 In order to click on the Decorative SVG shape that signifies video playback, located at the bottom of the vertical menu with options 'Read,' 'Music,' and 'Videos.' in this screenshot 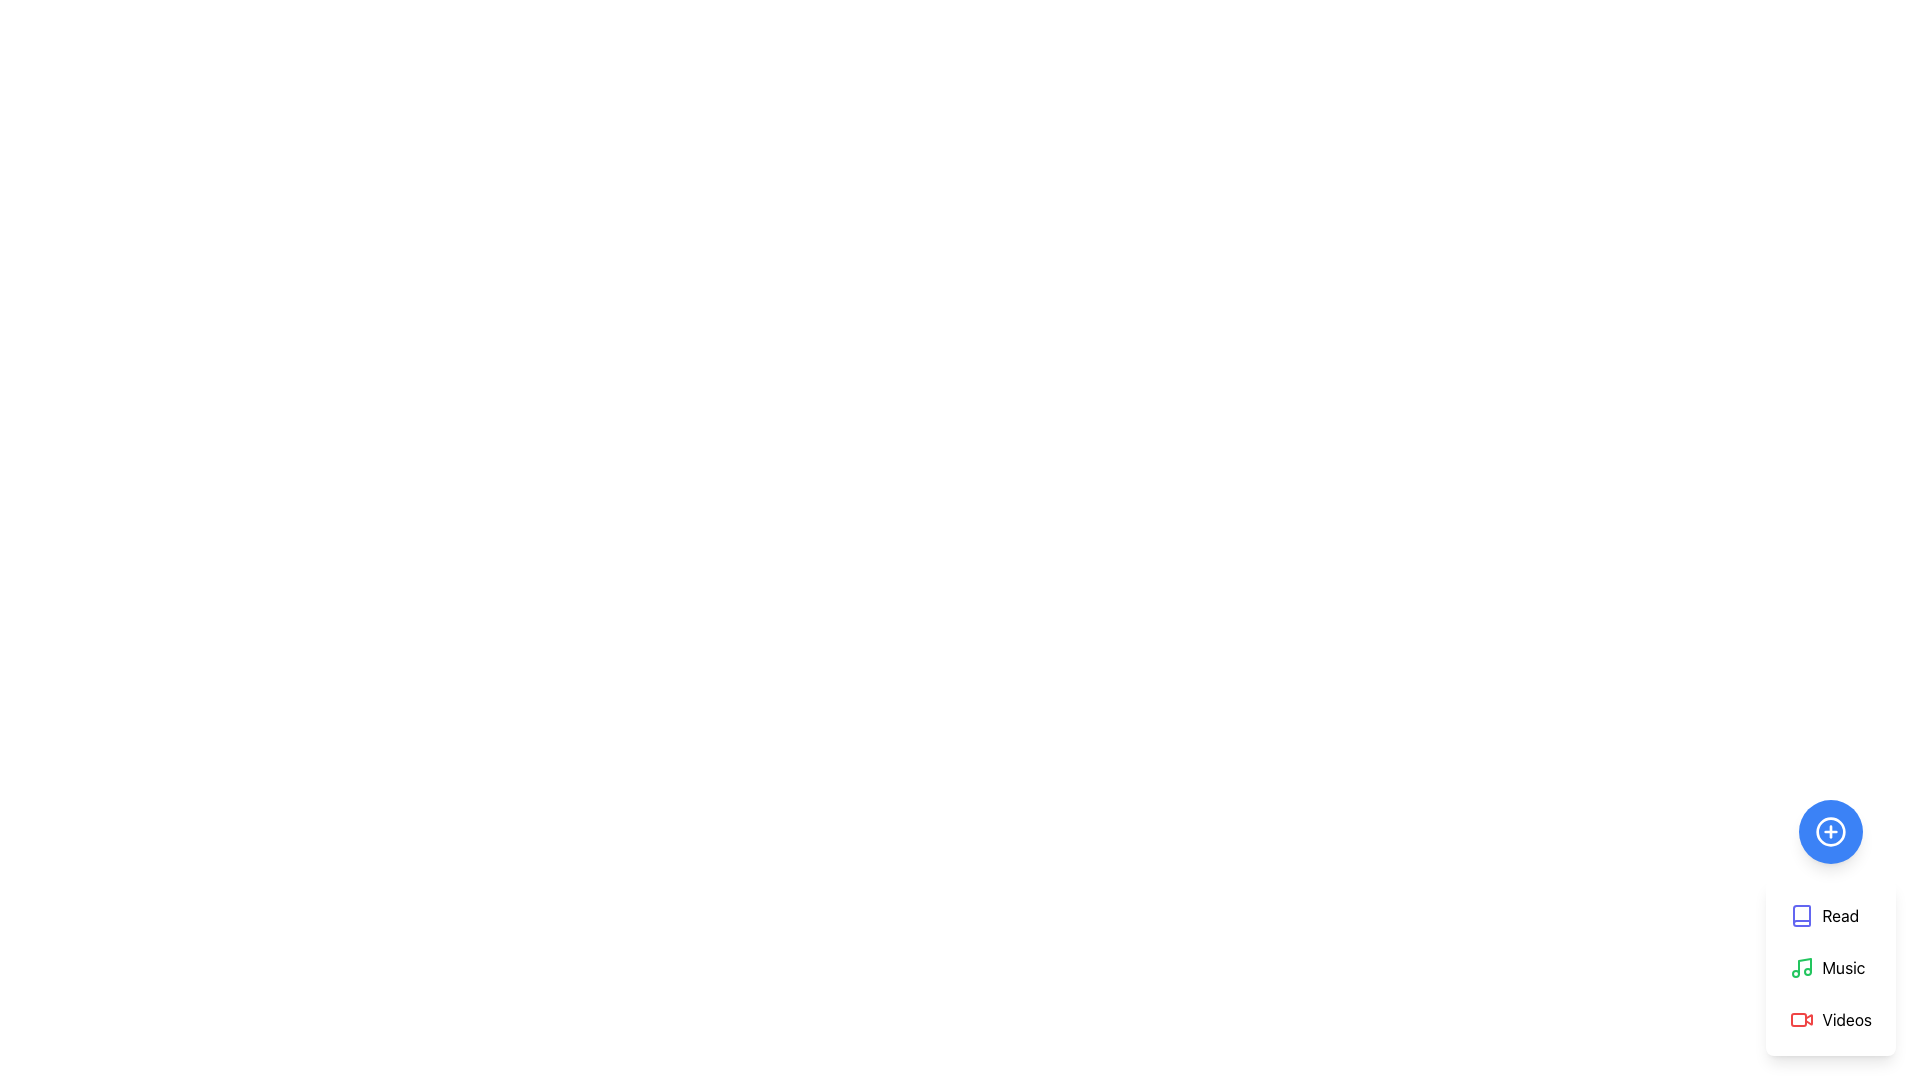, I will do `click(1809, 1019)`.